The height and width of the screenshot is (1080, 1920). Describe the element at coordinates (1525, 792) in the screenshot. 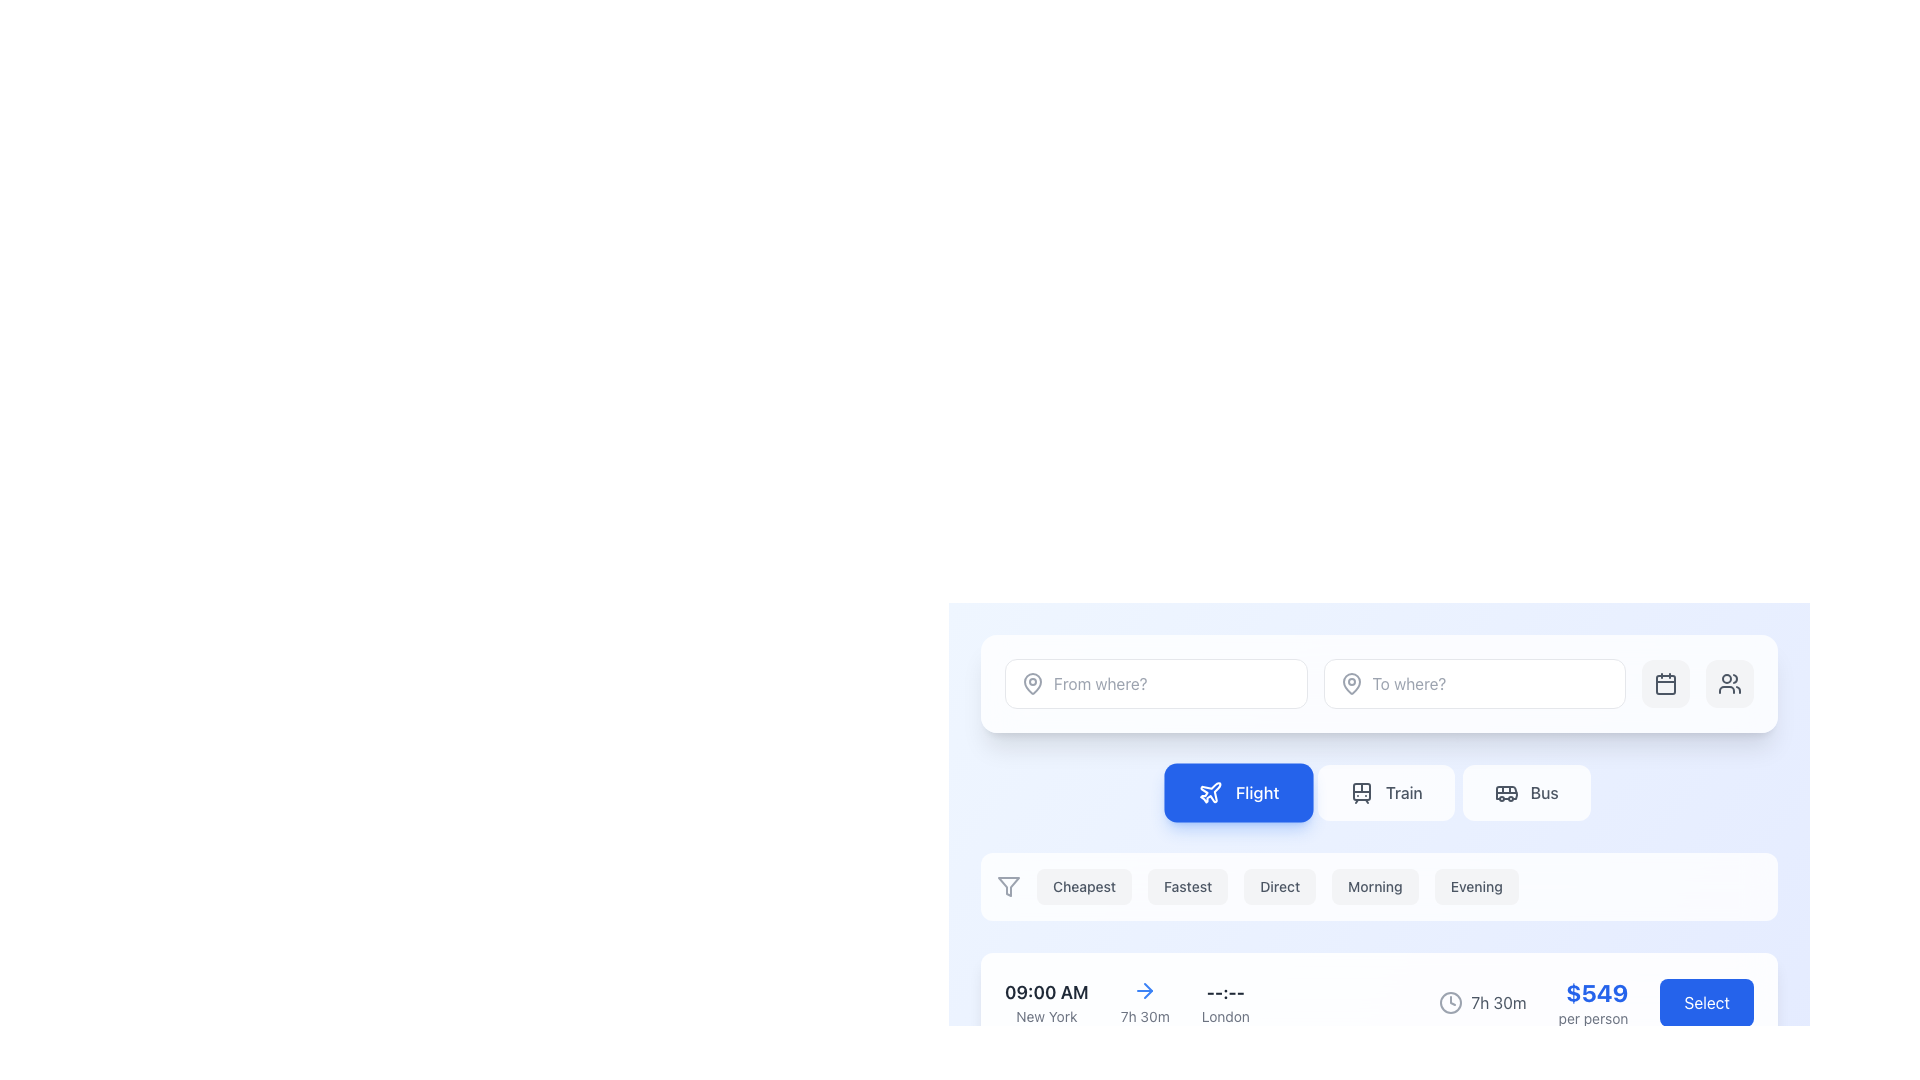

I see `the 'Bus' button element, which has a white background, gray text, and an icon of a bus, positioned to the right of the 'Train' button` at that location.